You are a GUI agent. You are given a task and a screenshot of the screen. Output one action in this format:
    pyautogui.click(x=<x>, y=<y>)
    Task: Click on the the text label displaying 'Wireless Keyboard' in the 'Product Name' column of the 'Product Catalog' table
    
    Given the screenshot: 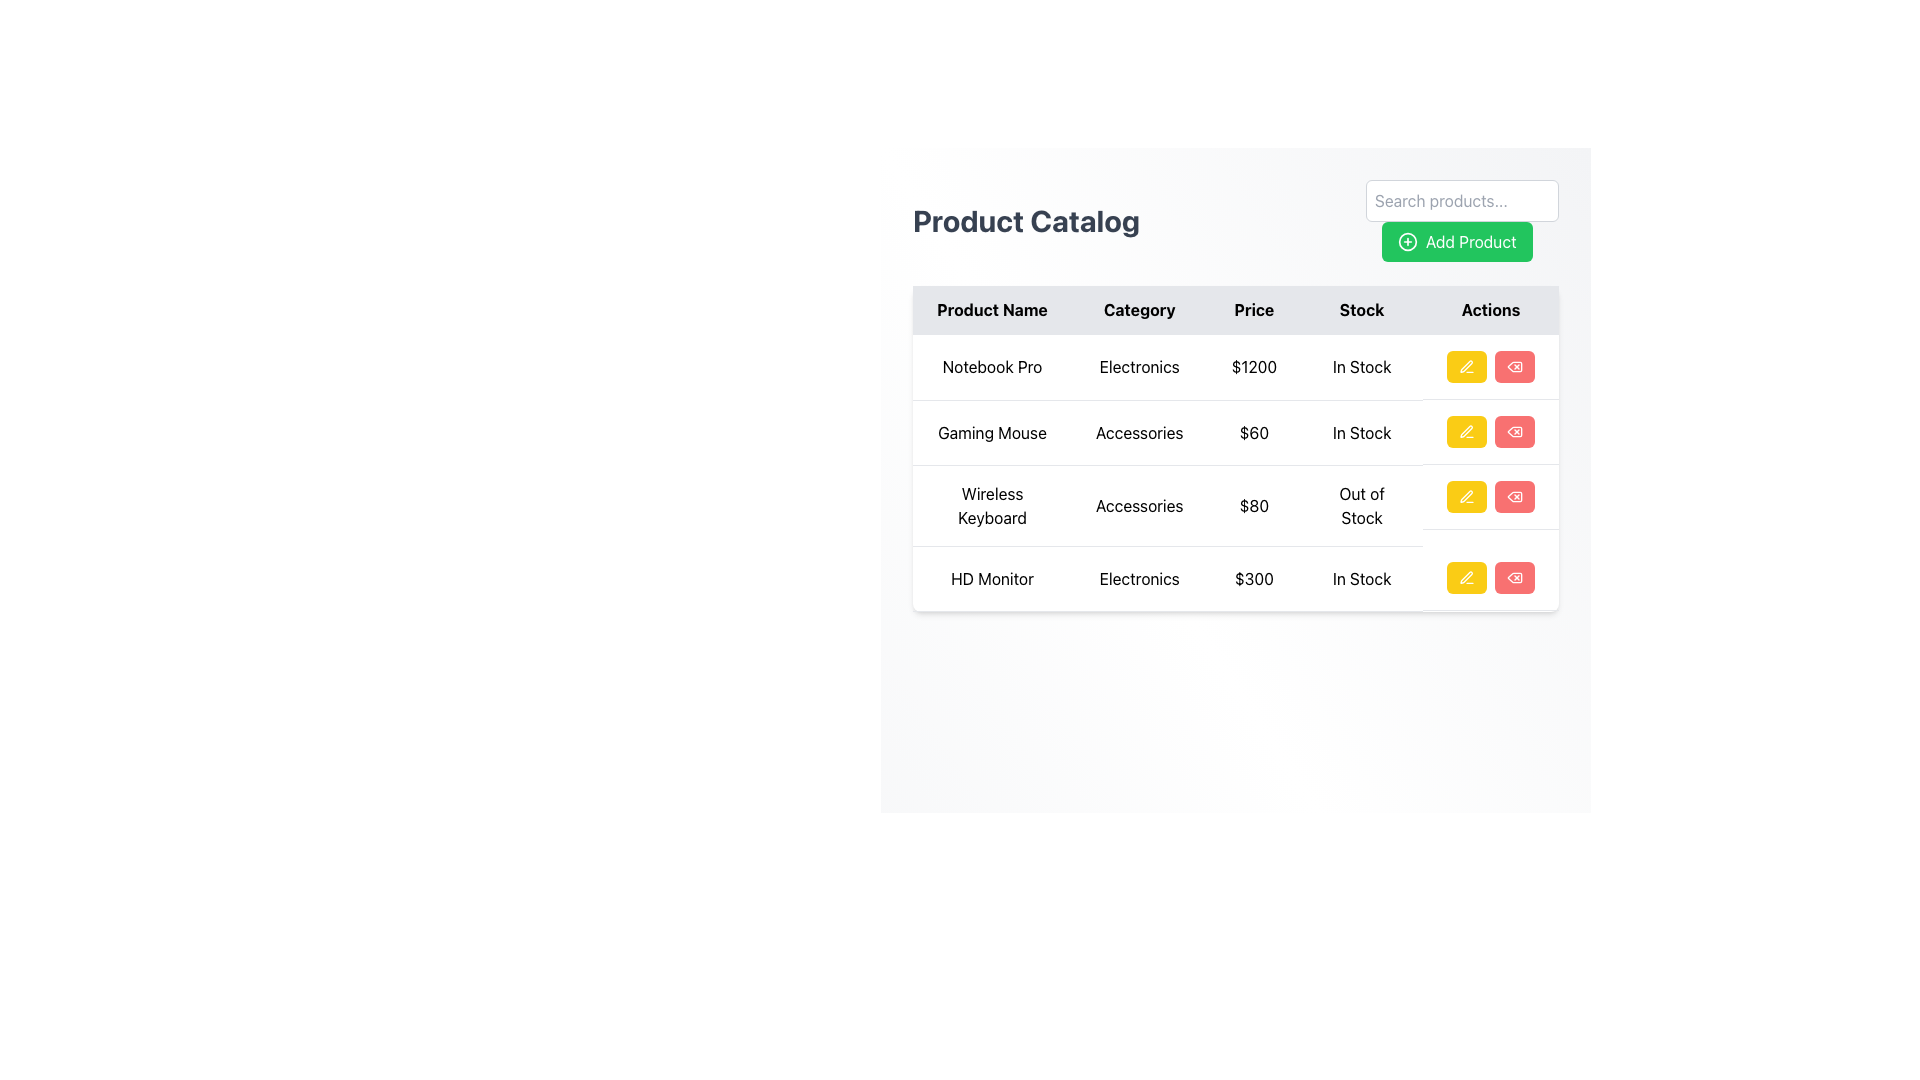 What is the action you would take?
    pyautogui.click(x=992, y=504)
    